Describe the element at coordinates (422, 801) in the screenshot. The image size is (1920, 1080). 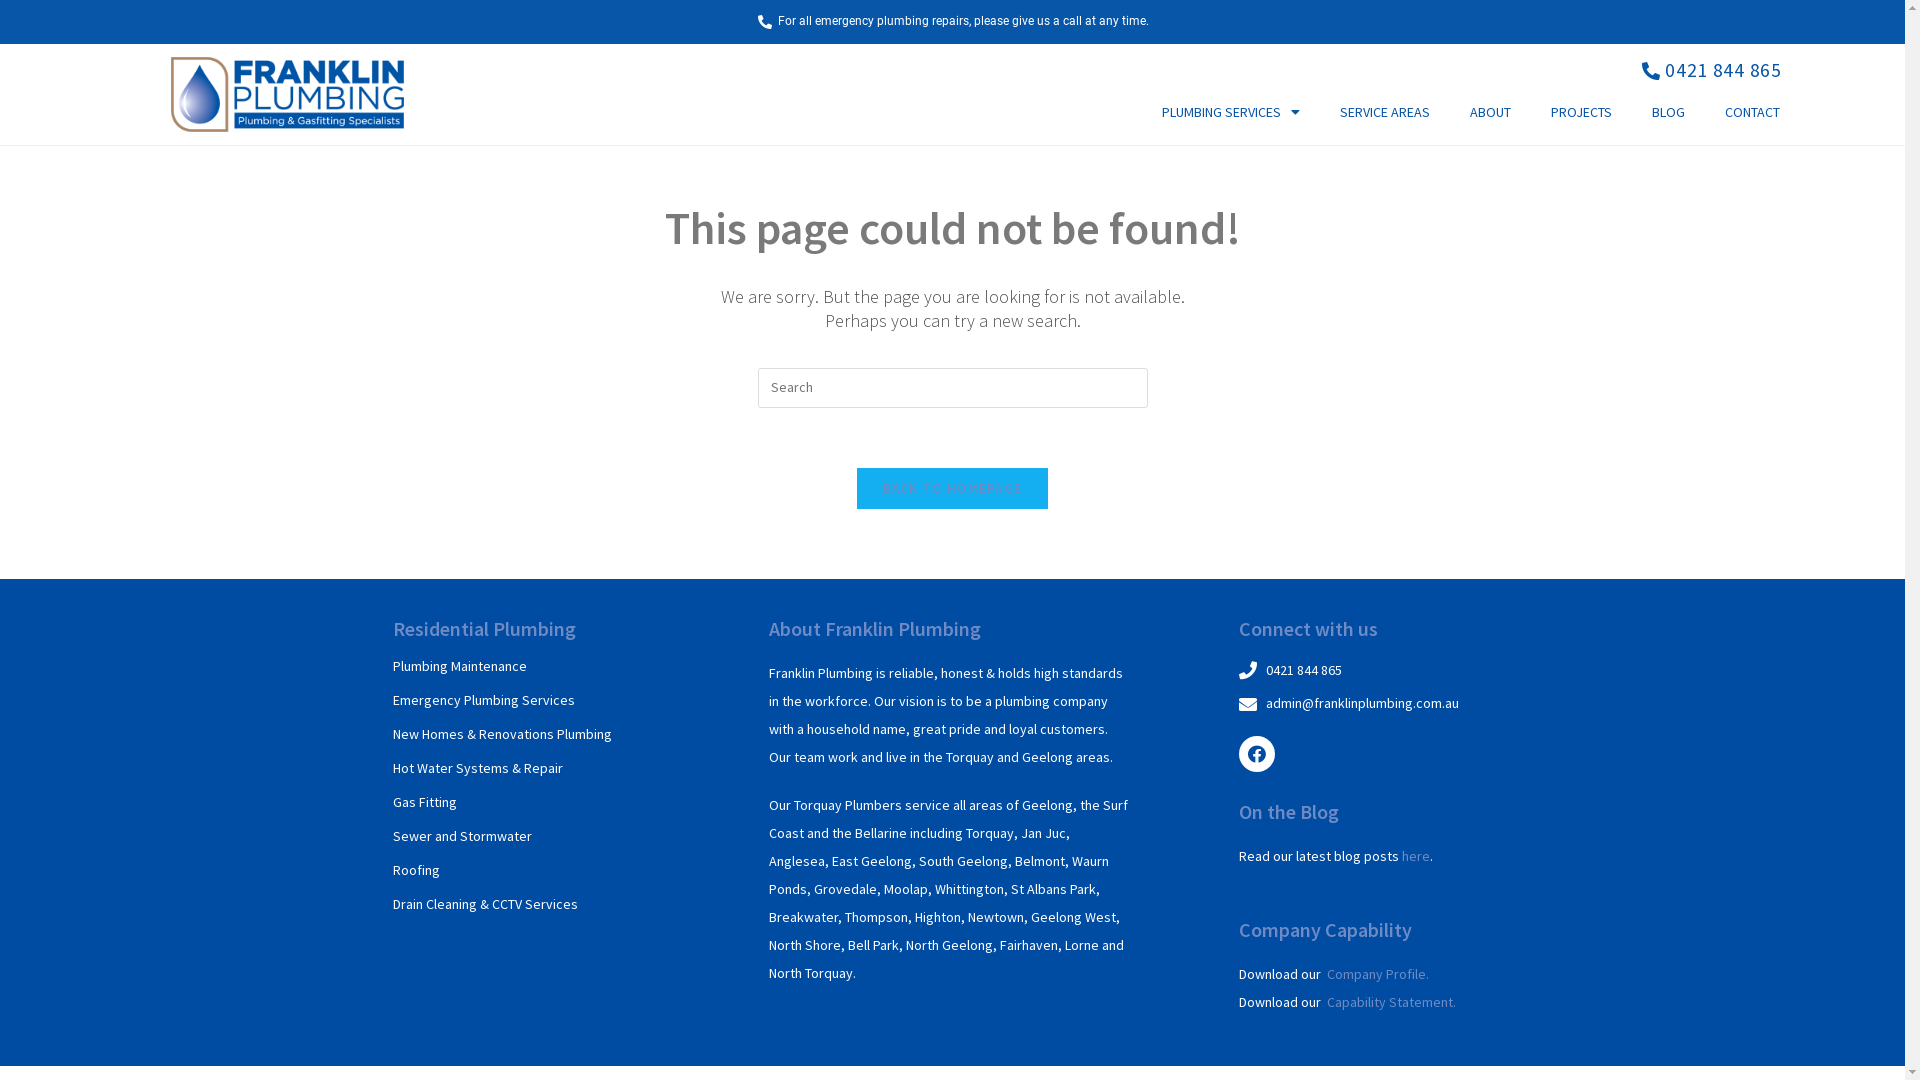
I see `'Gas Fitting'` at that location.